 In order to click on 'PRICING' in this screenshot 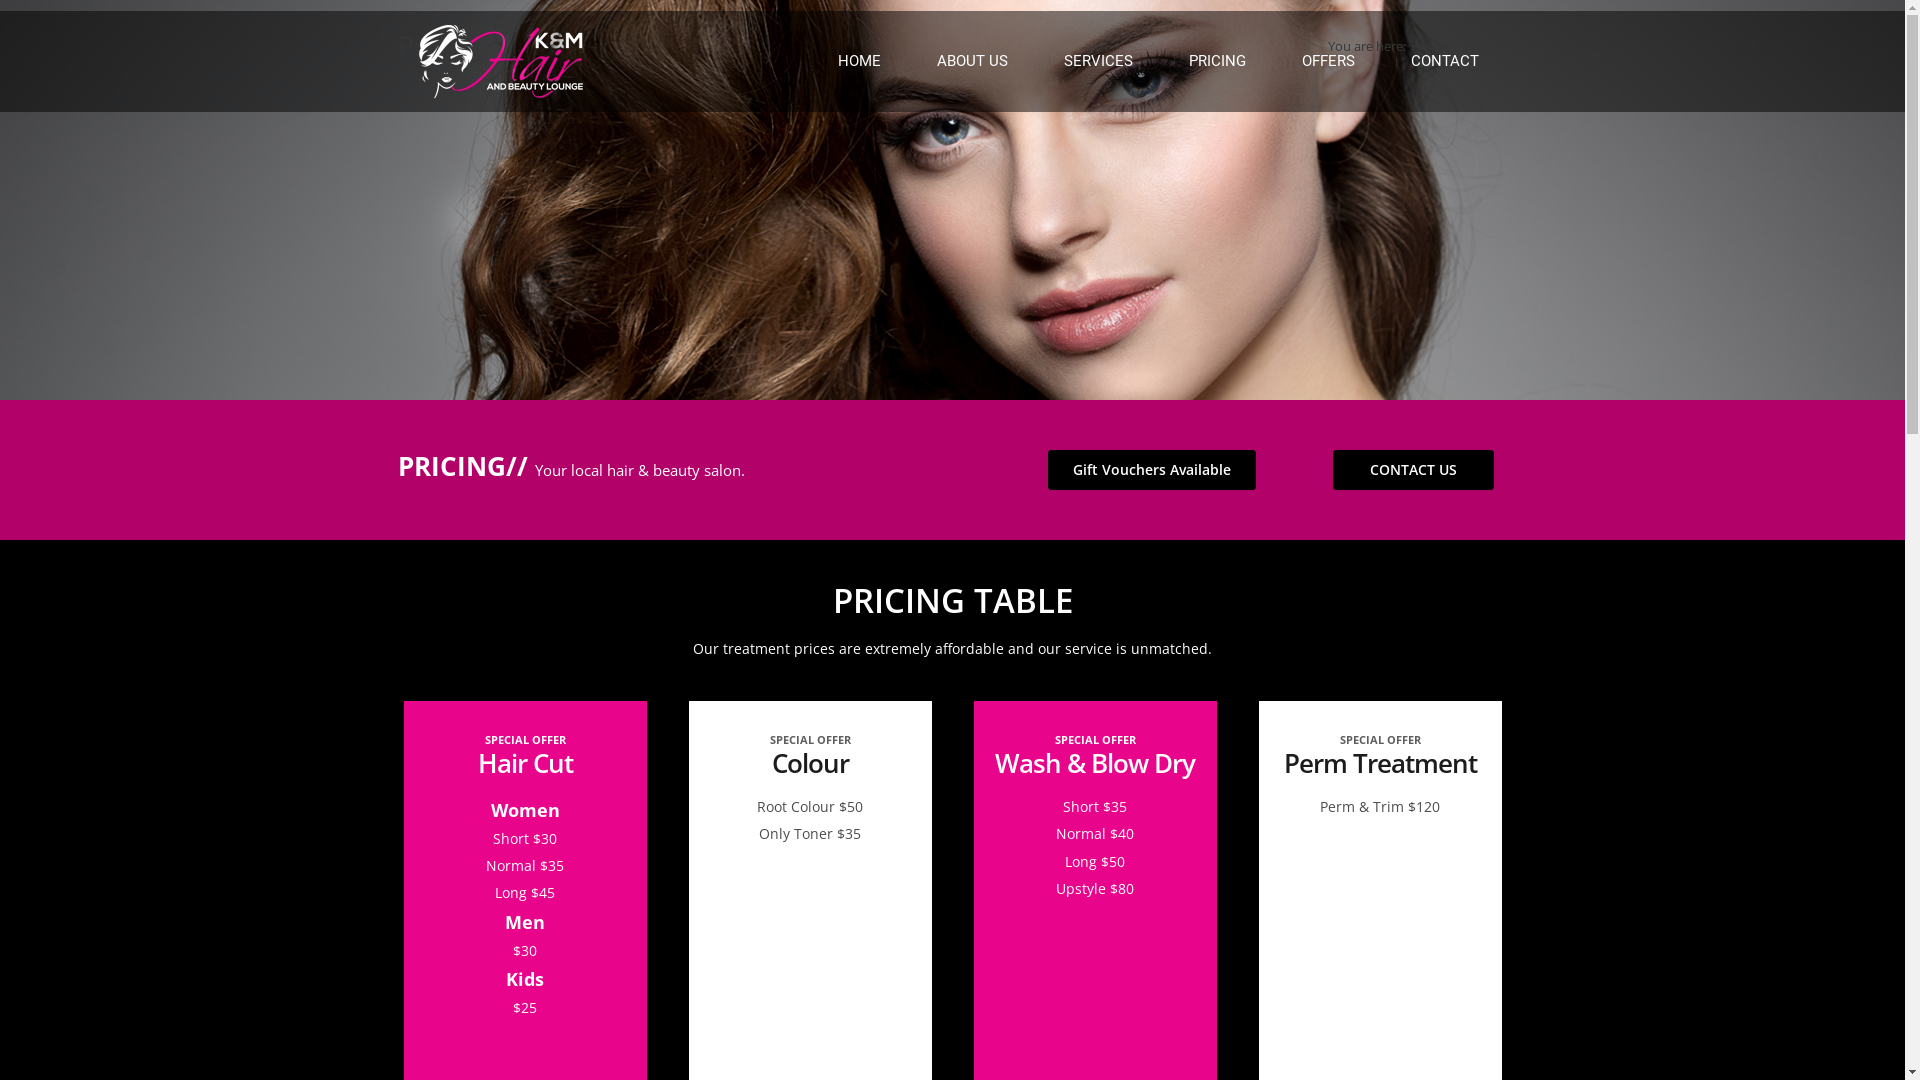, I will do `click(1215, 60)`.